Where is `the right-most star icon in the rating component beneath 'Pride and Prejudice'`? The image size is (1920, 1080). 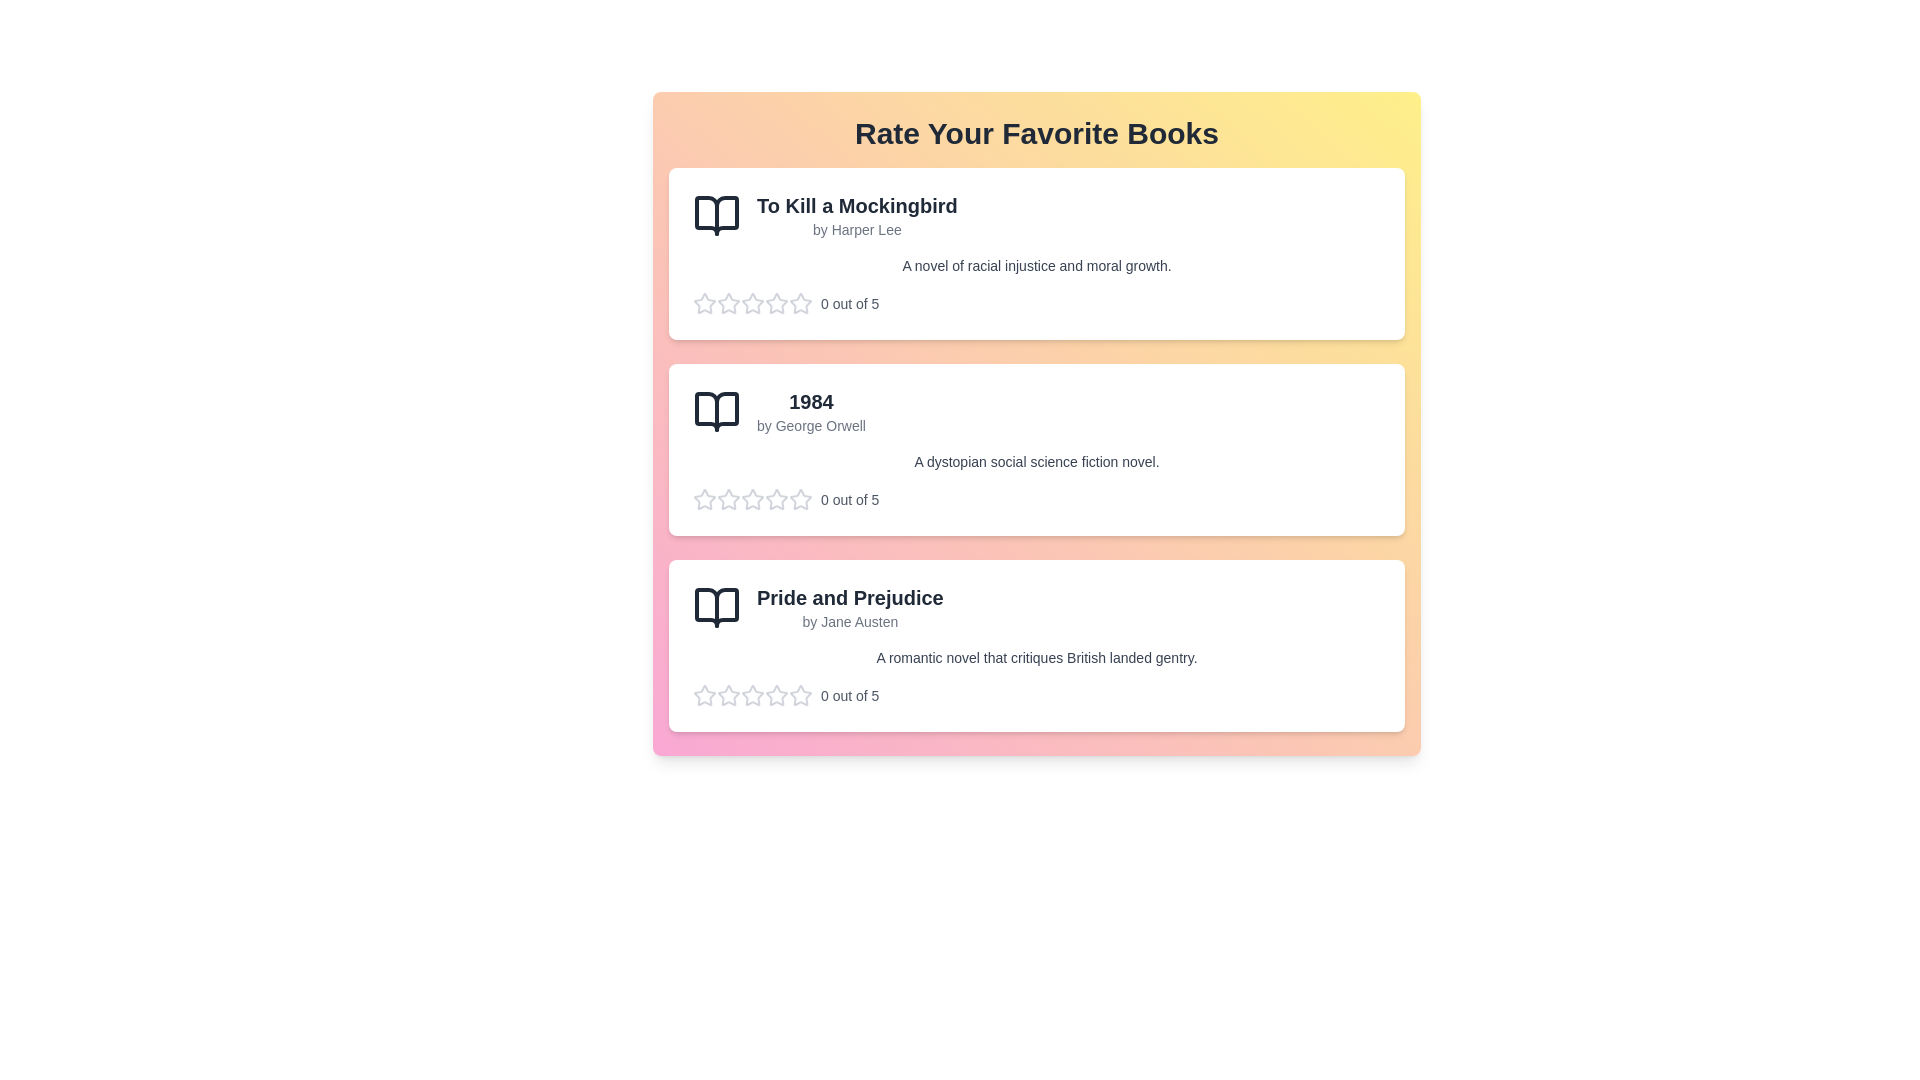
the right-most star icon in the rating component beneath 'Pride and Prejudice' is located at coordinates (801, 694).